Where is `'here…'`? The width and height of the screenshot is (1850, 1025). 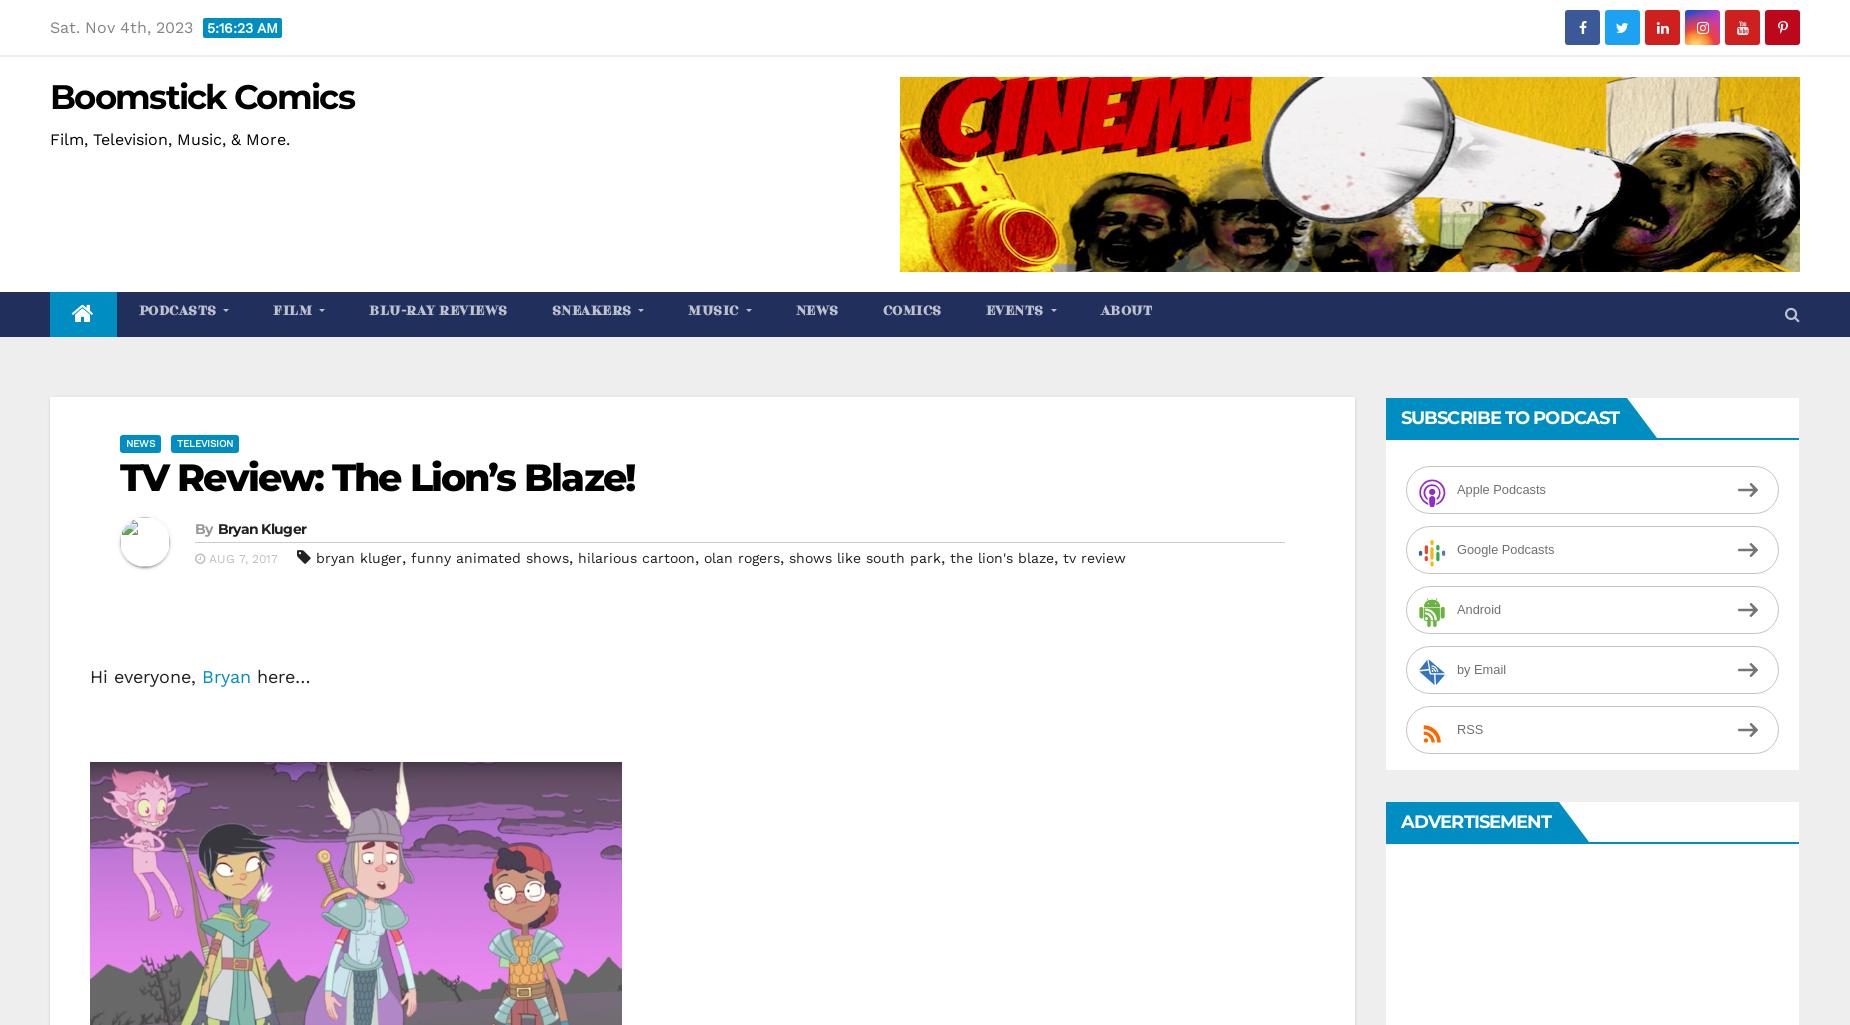 'here…' is located at coordinates (250, 675).